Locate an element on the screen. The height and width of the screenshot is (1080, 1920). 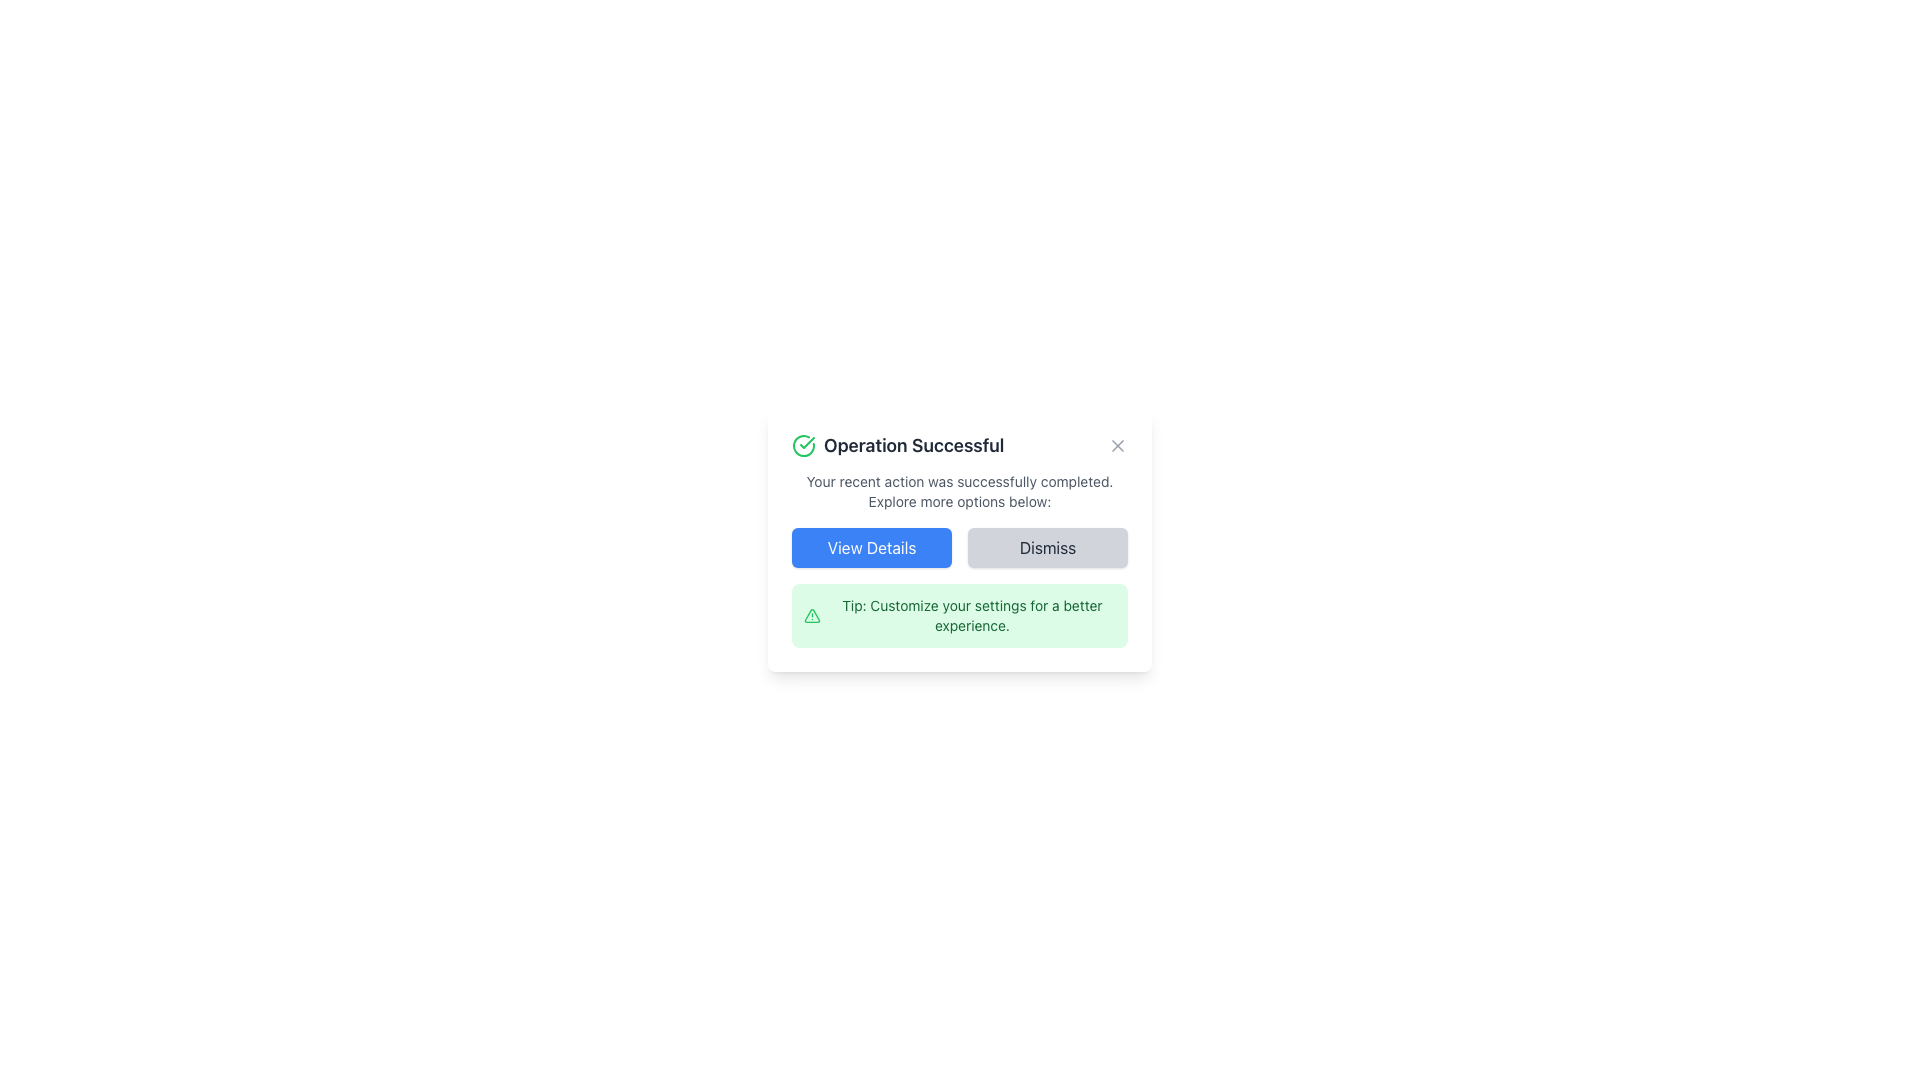
success message displayed in the Notification Header located at the top of the modal, which confirms the user's recent action was successful is located at coordinates (960, 445).